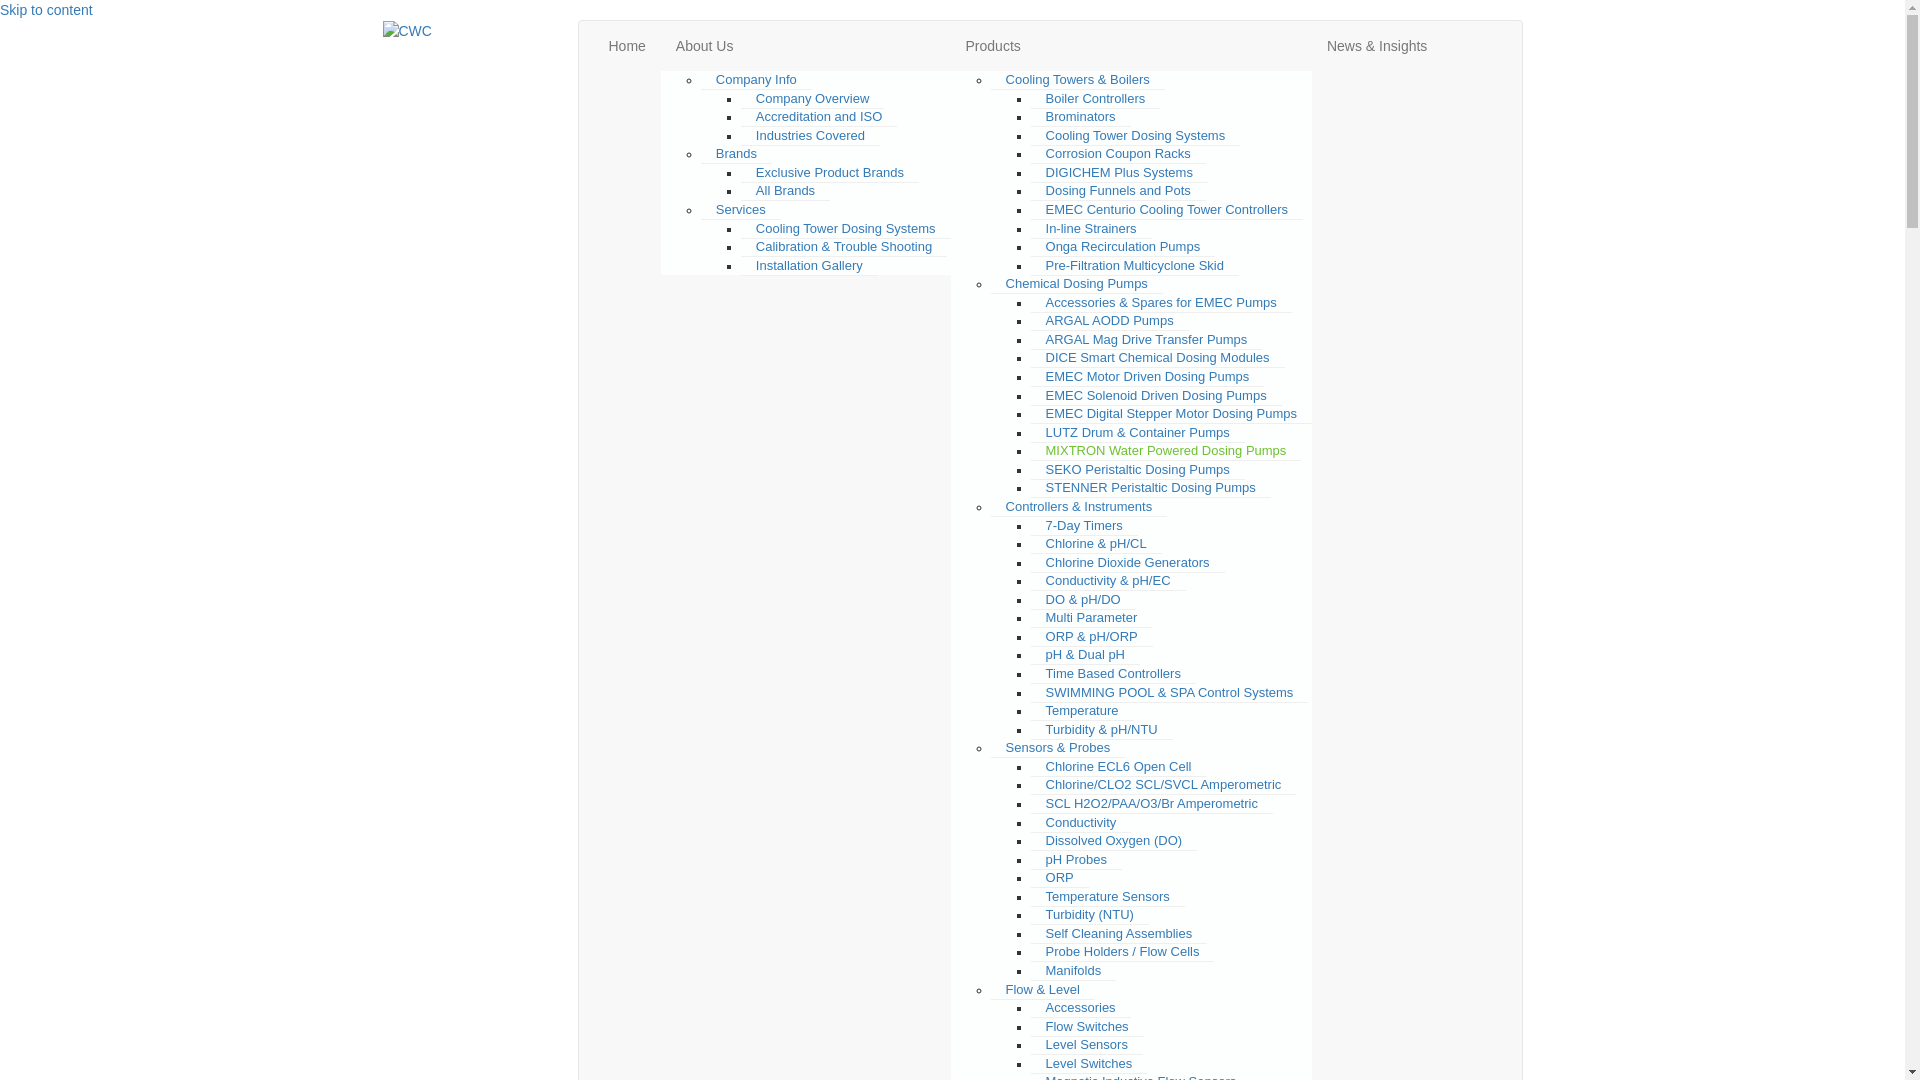 Image resolution: width=1920 pixels, height=1080 pixels. What do you see at coordinates (1079, 116) in the screenshot?
I see `'Brominators'` at bounding box center [1079, 116].